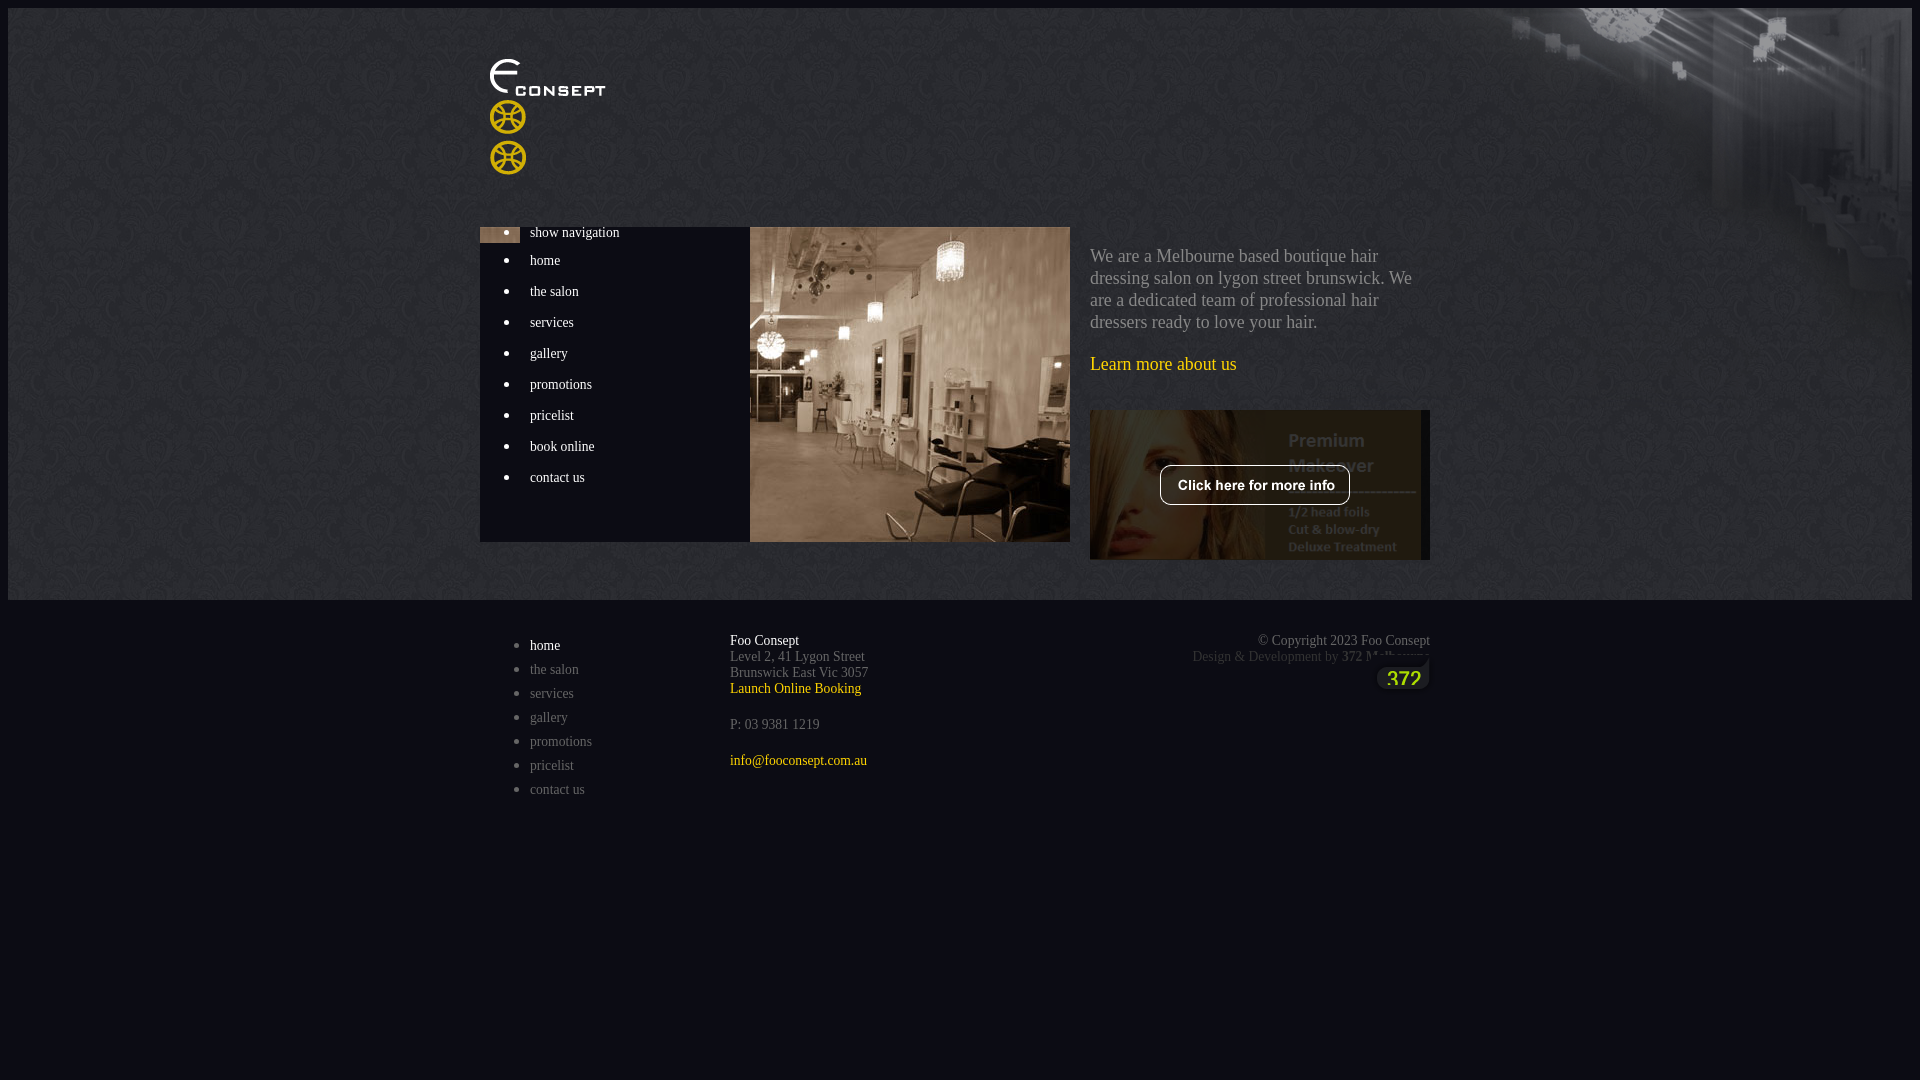 This screenshot has width=1920, height=1080. I want to click on 'pricelist', so click(633, 415).